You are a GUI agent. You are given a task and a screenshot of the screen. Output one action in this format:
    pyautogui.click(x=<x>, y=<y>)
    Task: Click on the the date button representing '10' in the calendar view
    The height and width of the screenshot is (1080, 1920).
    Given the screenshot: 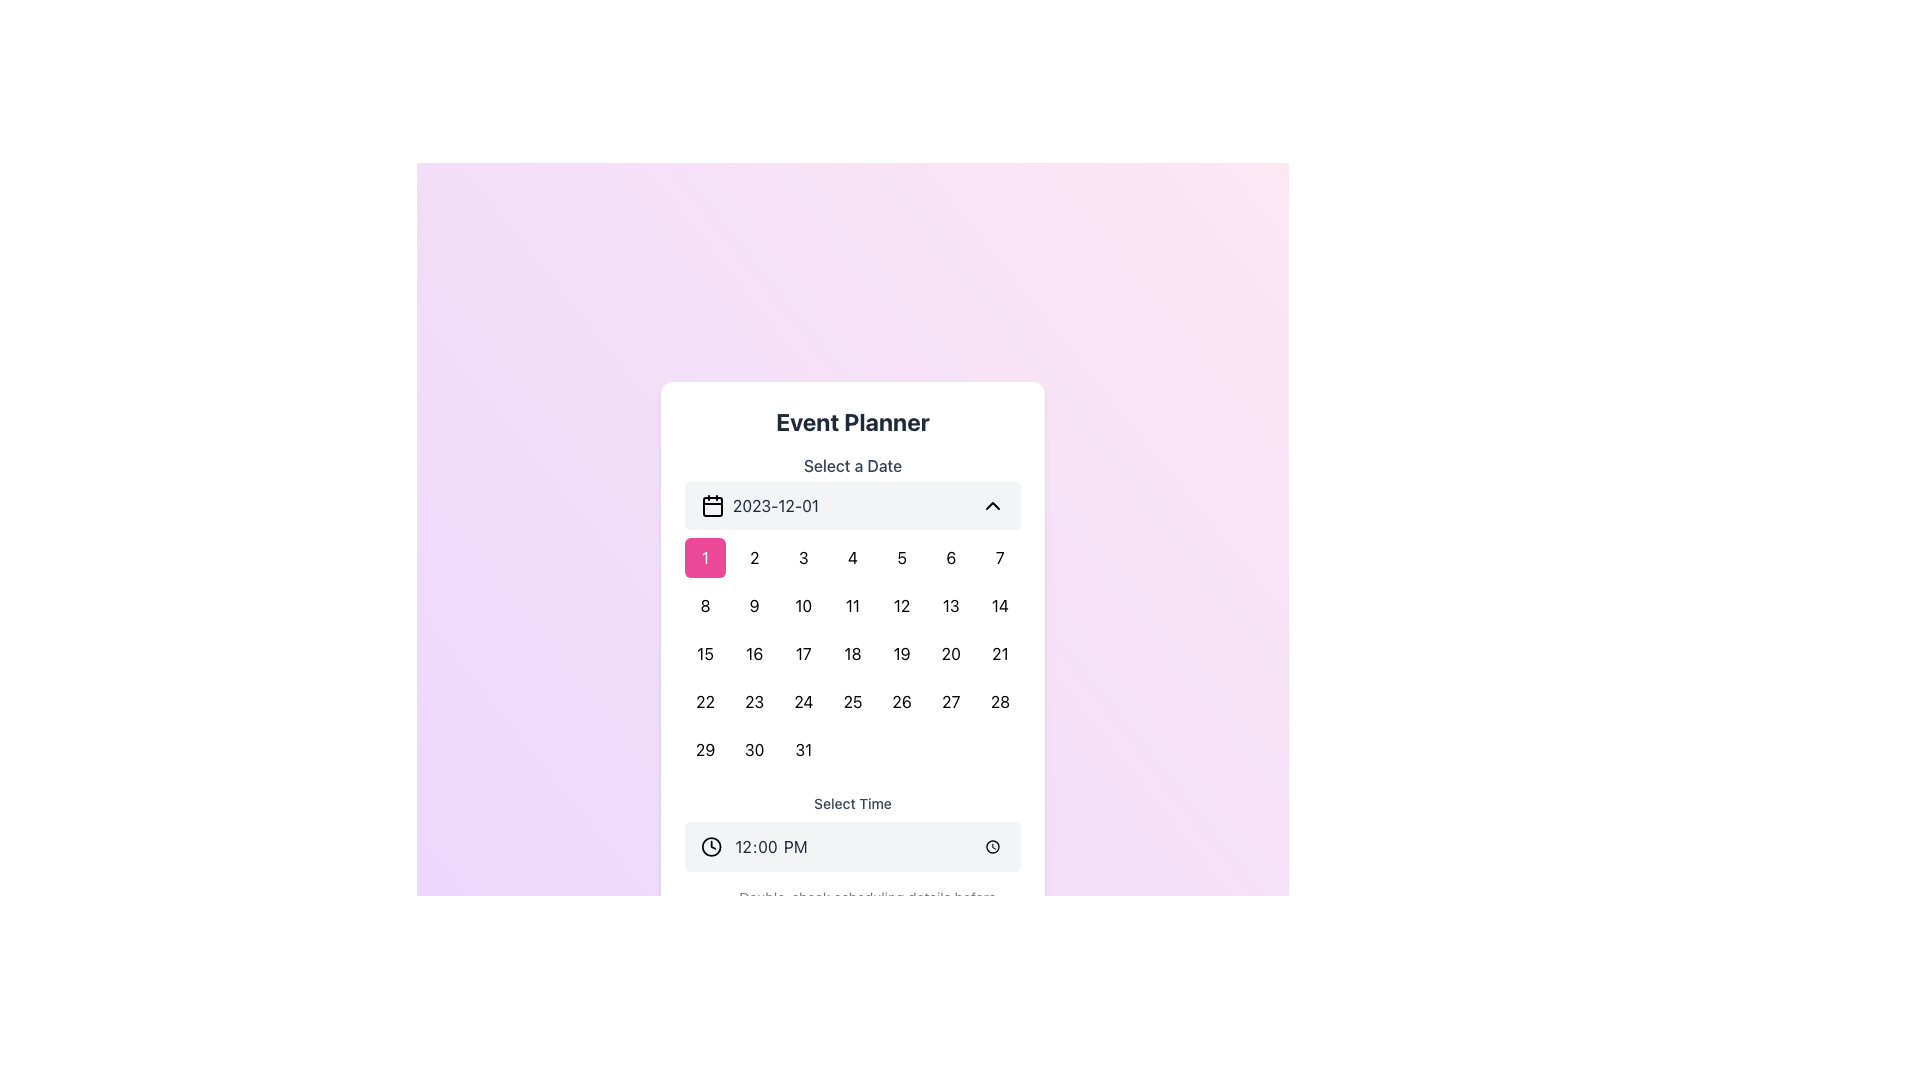 What is the action you would take?
    pyautogui.click(x=803, y=604)
    